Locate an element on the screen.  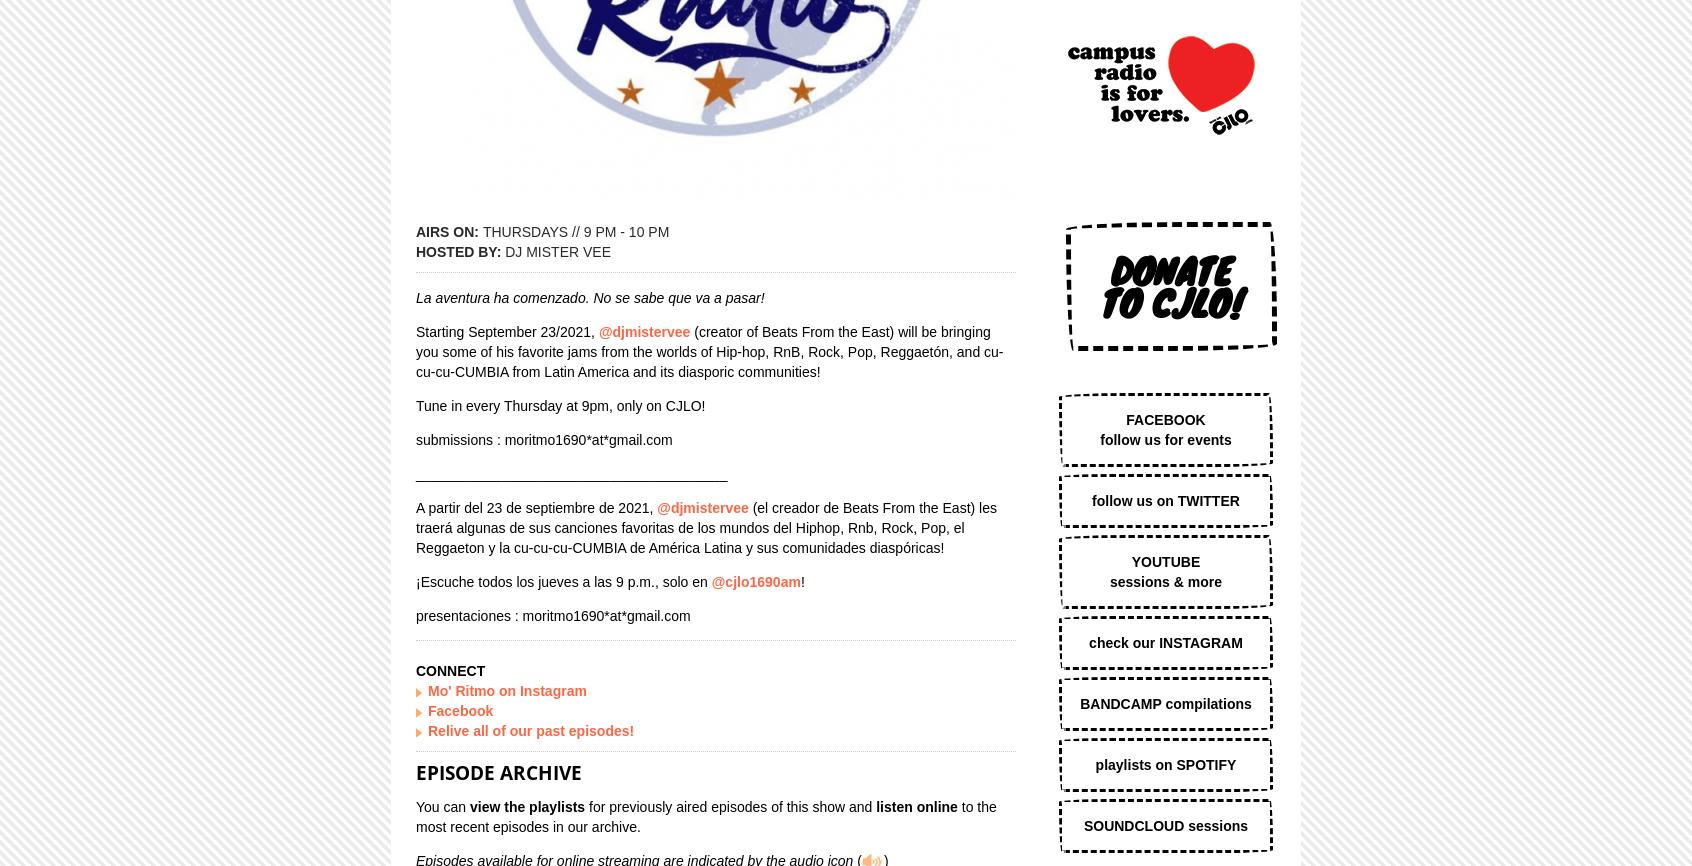
'Episode Archive' is located at coordinates (416, 770).